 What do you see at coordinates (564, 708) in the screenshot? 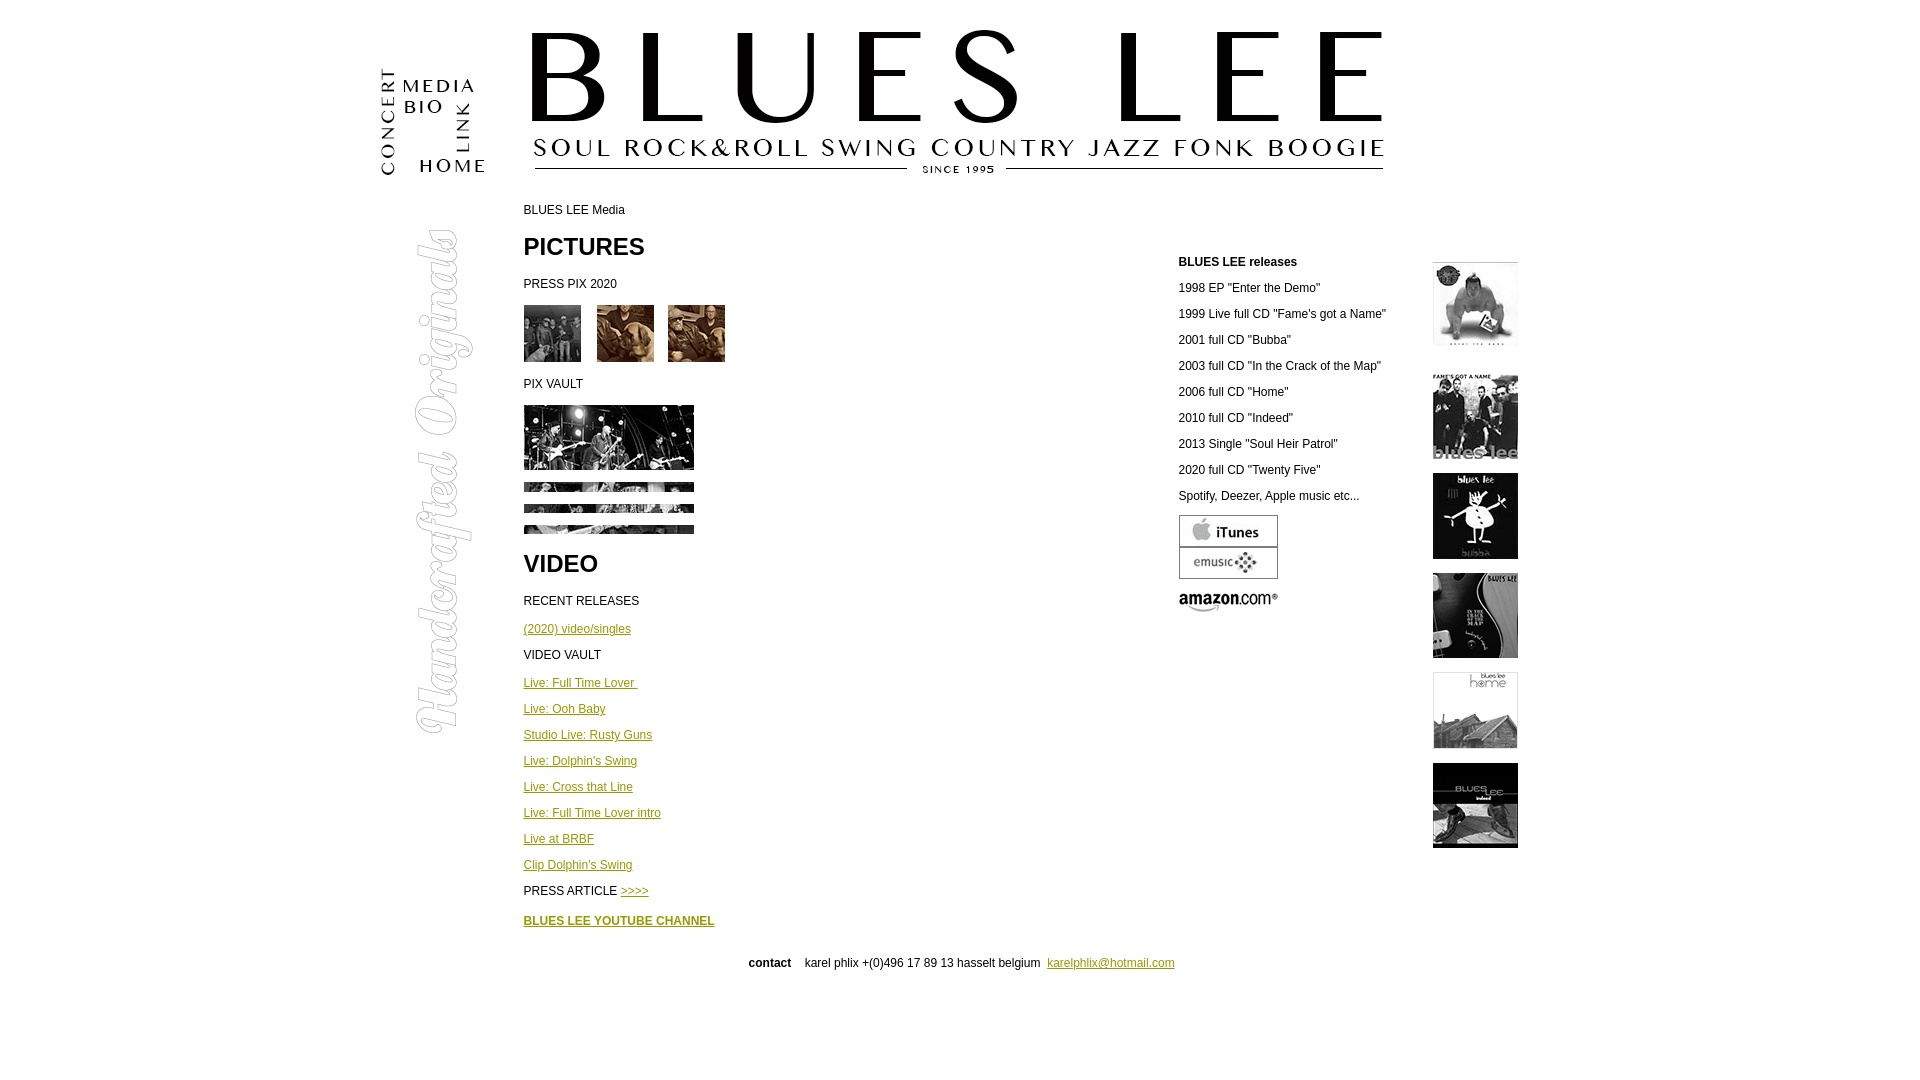
I see `'Live: Ooh Baby'` at bounding box center [564, 708].